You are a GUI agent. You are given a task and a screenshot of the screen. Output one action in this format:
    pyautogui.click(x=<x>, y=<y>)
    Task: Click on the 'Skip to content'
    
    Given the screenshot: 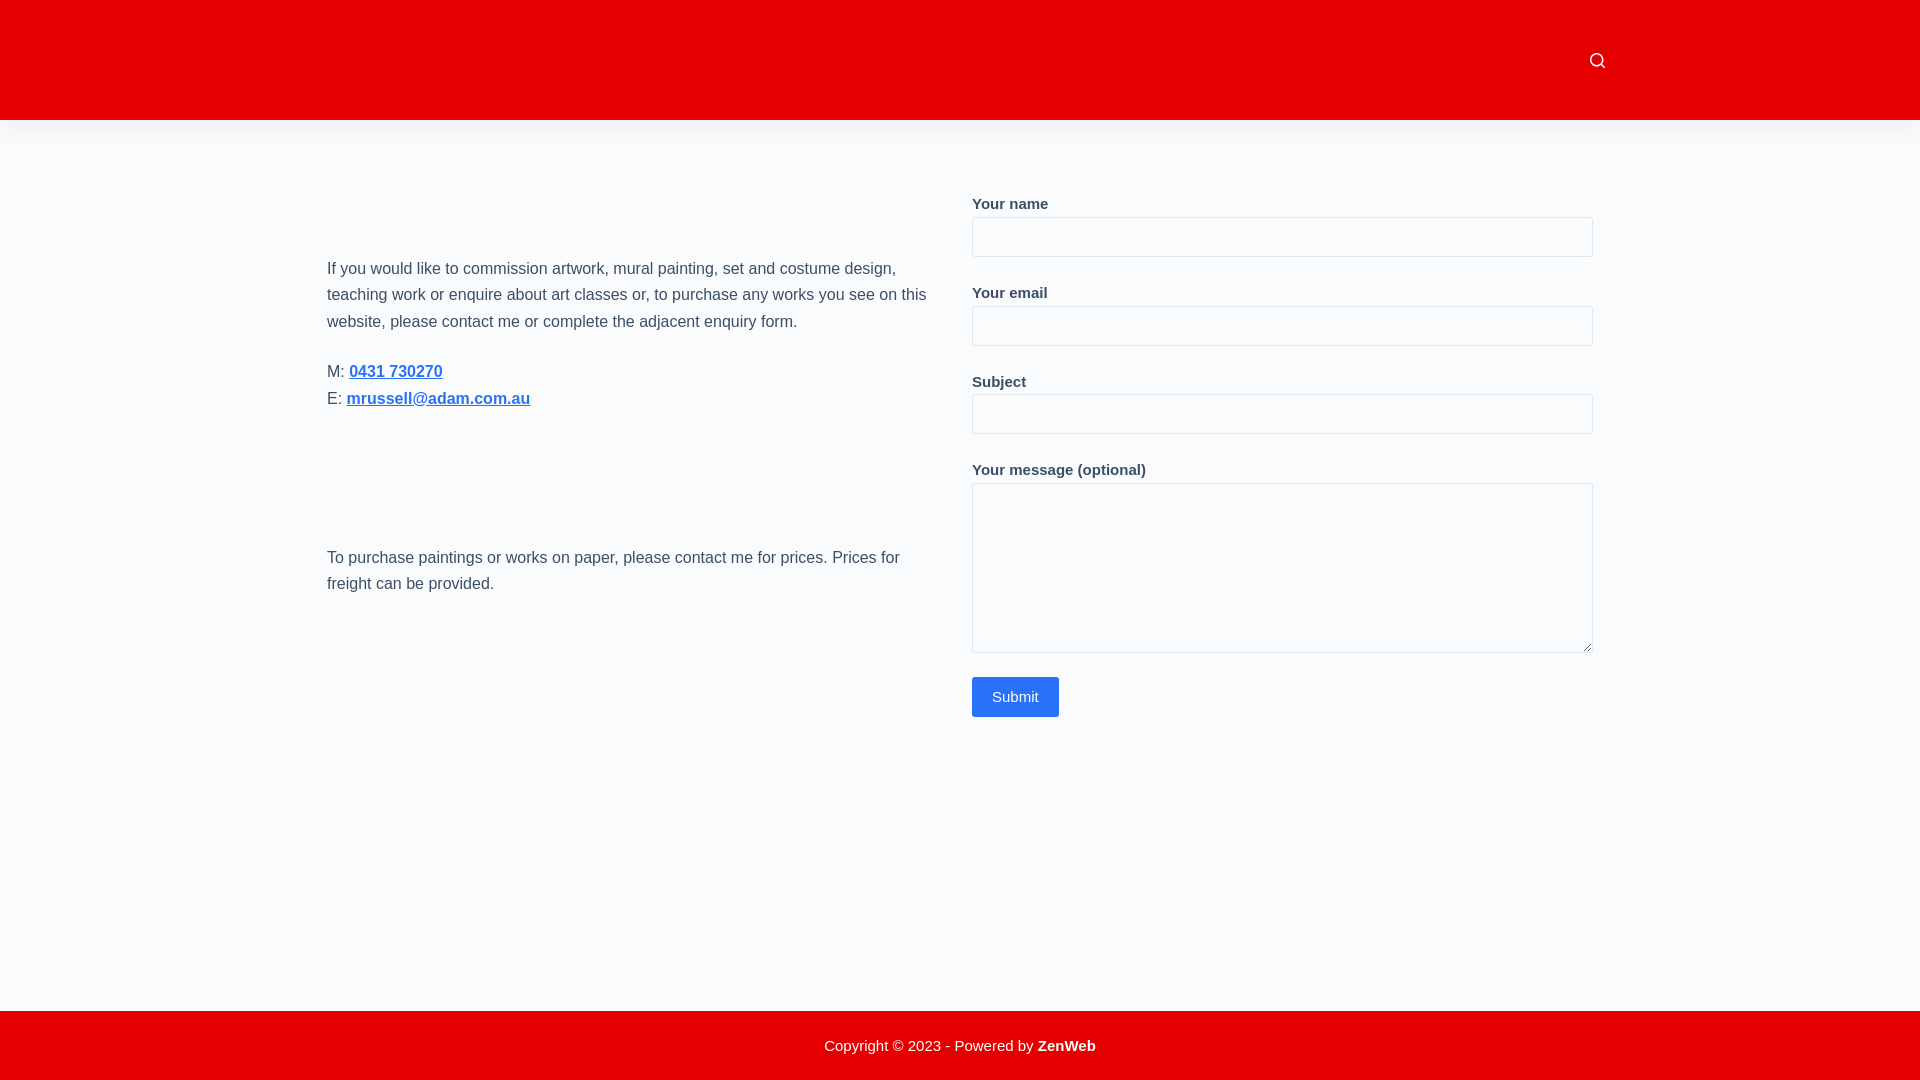 What is the action you would take?
    pyautogui.click(x=19, y=10)
    